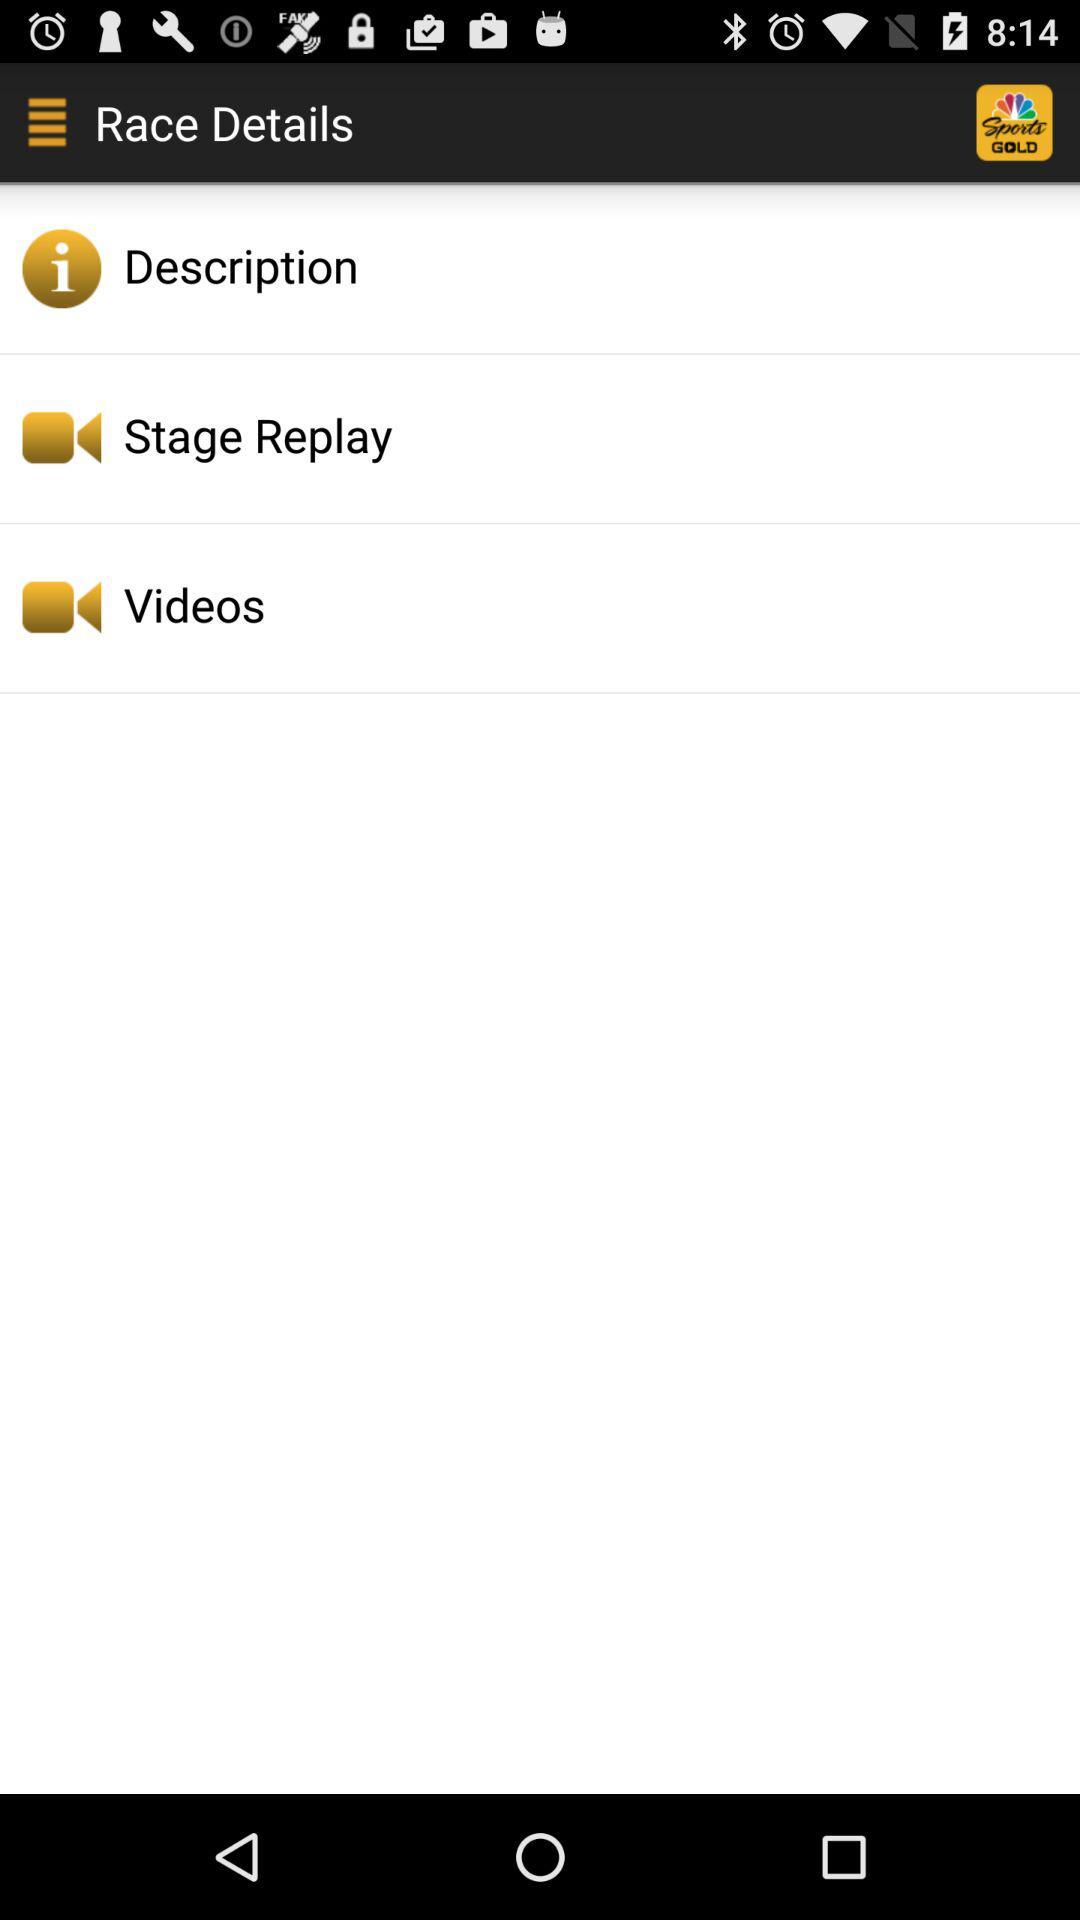  What do you see at coordinates (595, 433) in the screenshot?
I see `stage replay item` at bounding box center [595, 433].